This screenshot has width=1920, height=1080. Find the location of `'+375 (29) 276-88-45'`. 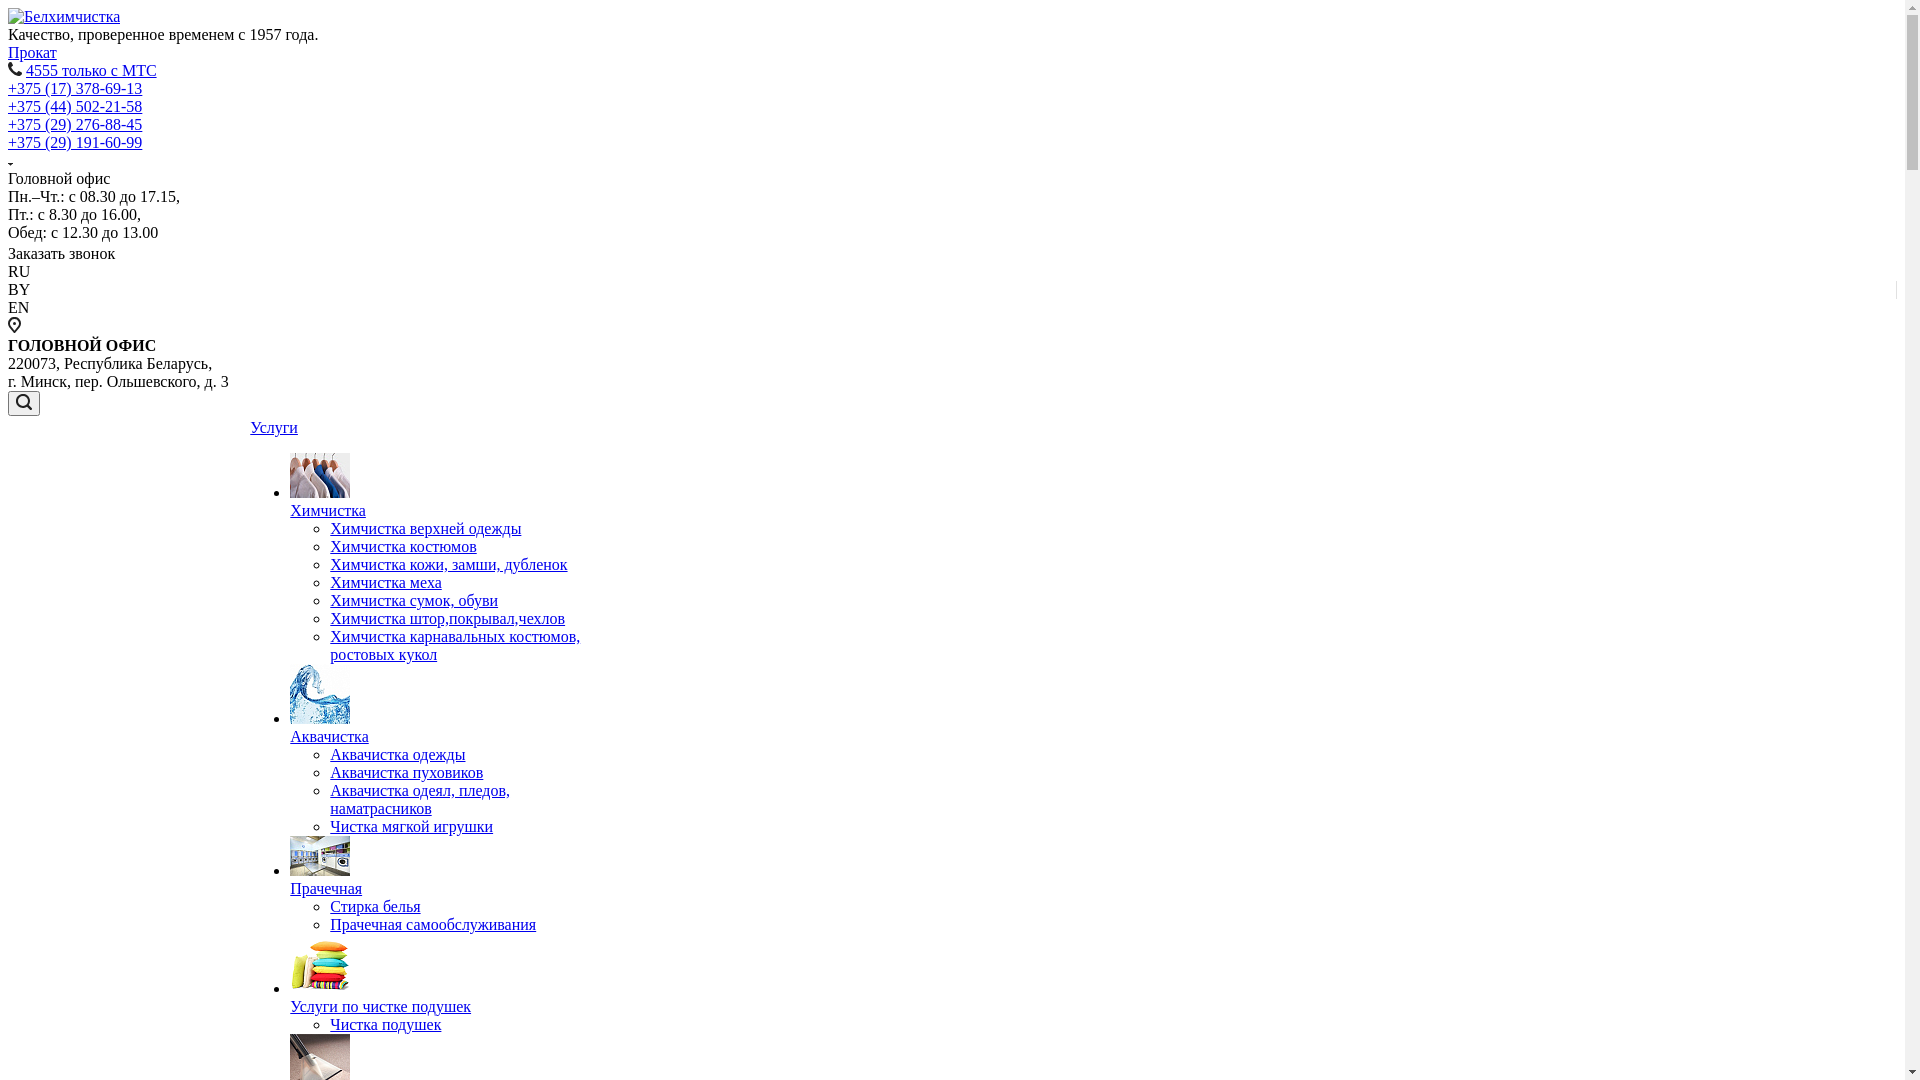

'+375 (29) 276-88-45' is located at coordinates (75, 124).